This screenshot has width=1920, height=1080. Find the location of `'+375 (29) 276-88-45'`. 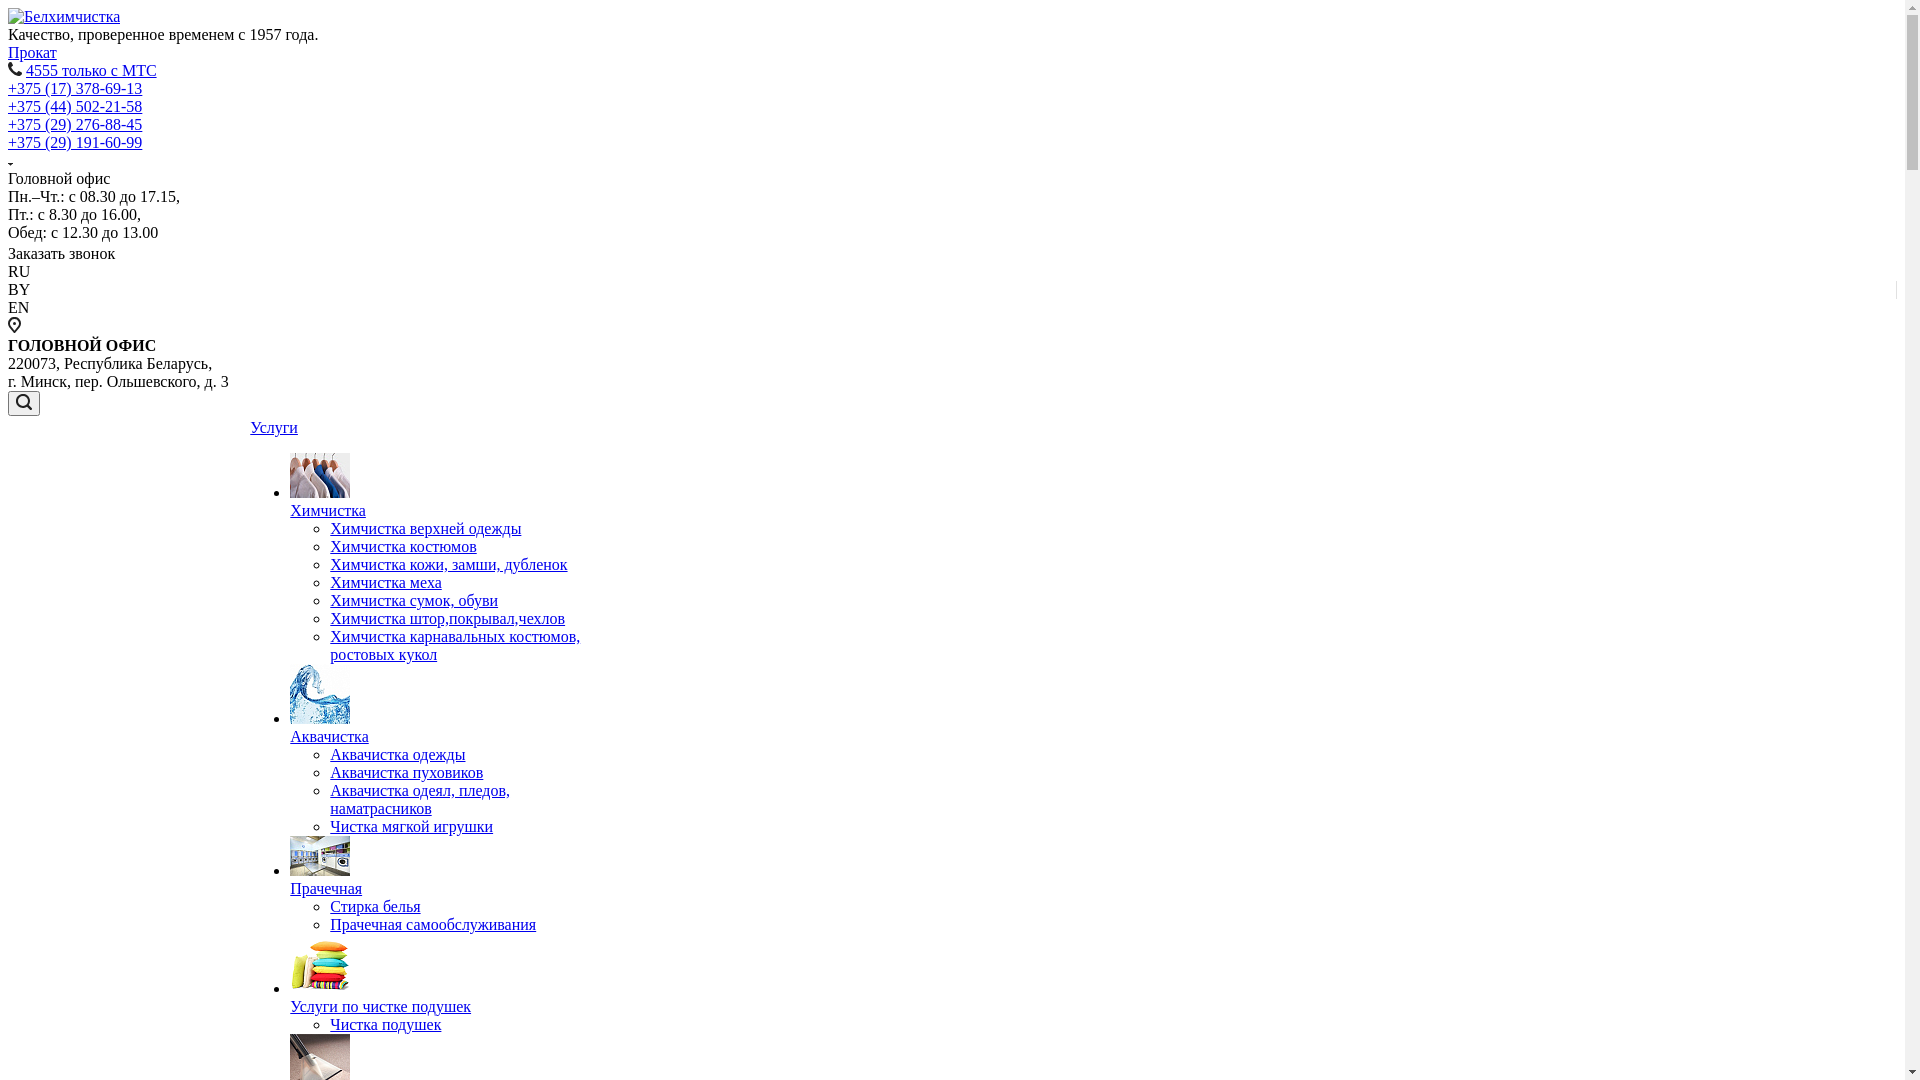

'+375 (29) 276-88-45' is located at coordinates (75, 124).